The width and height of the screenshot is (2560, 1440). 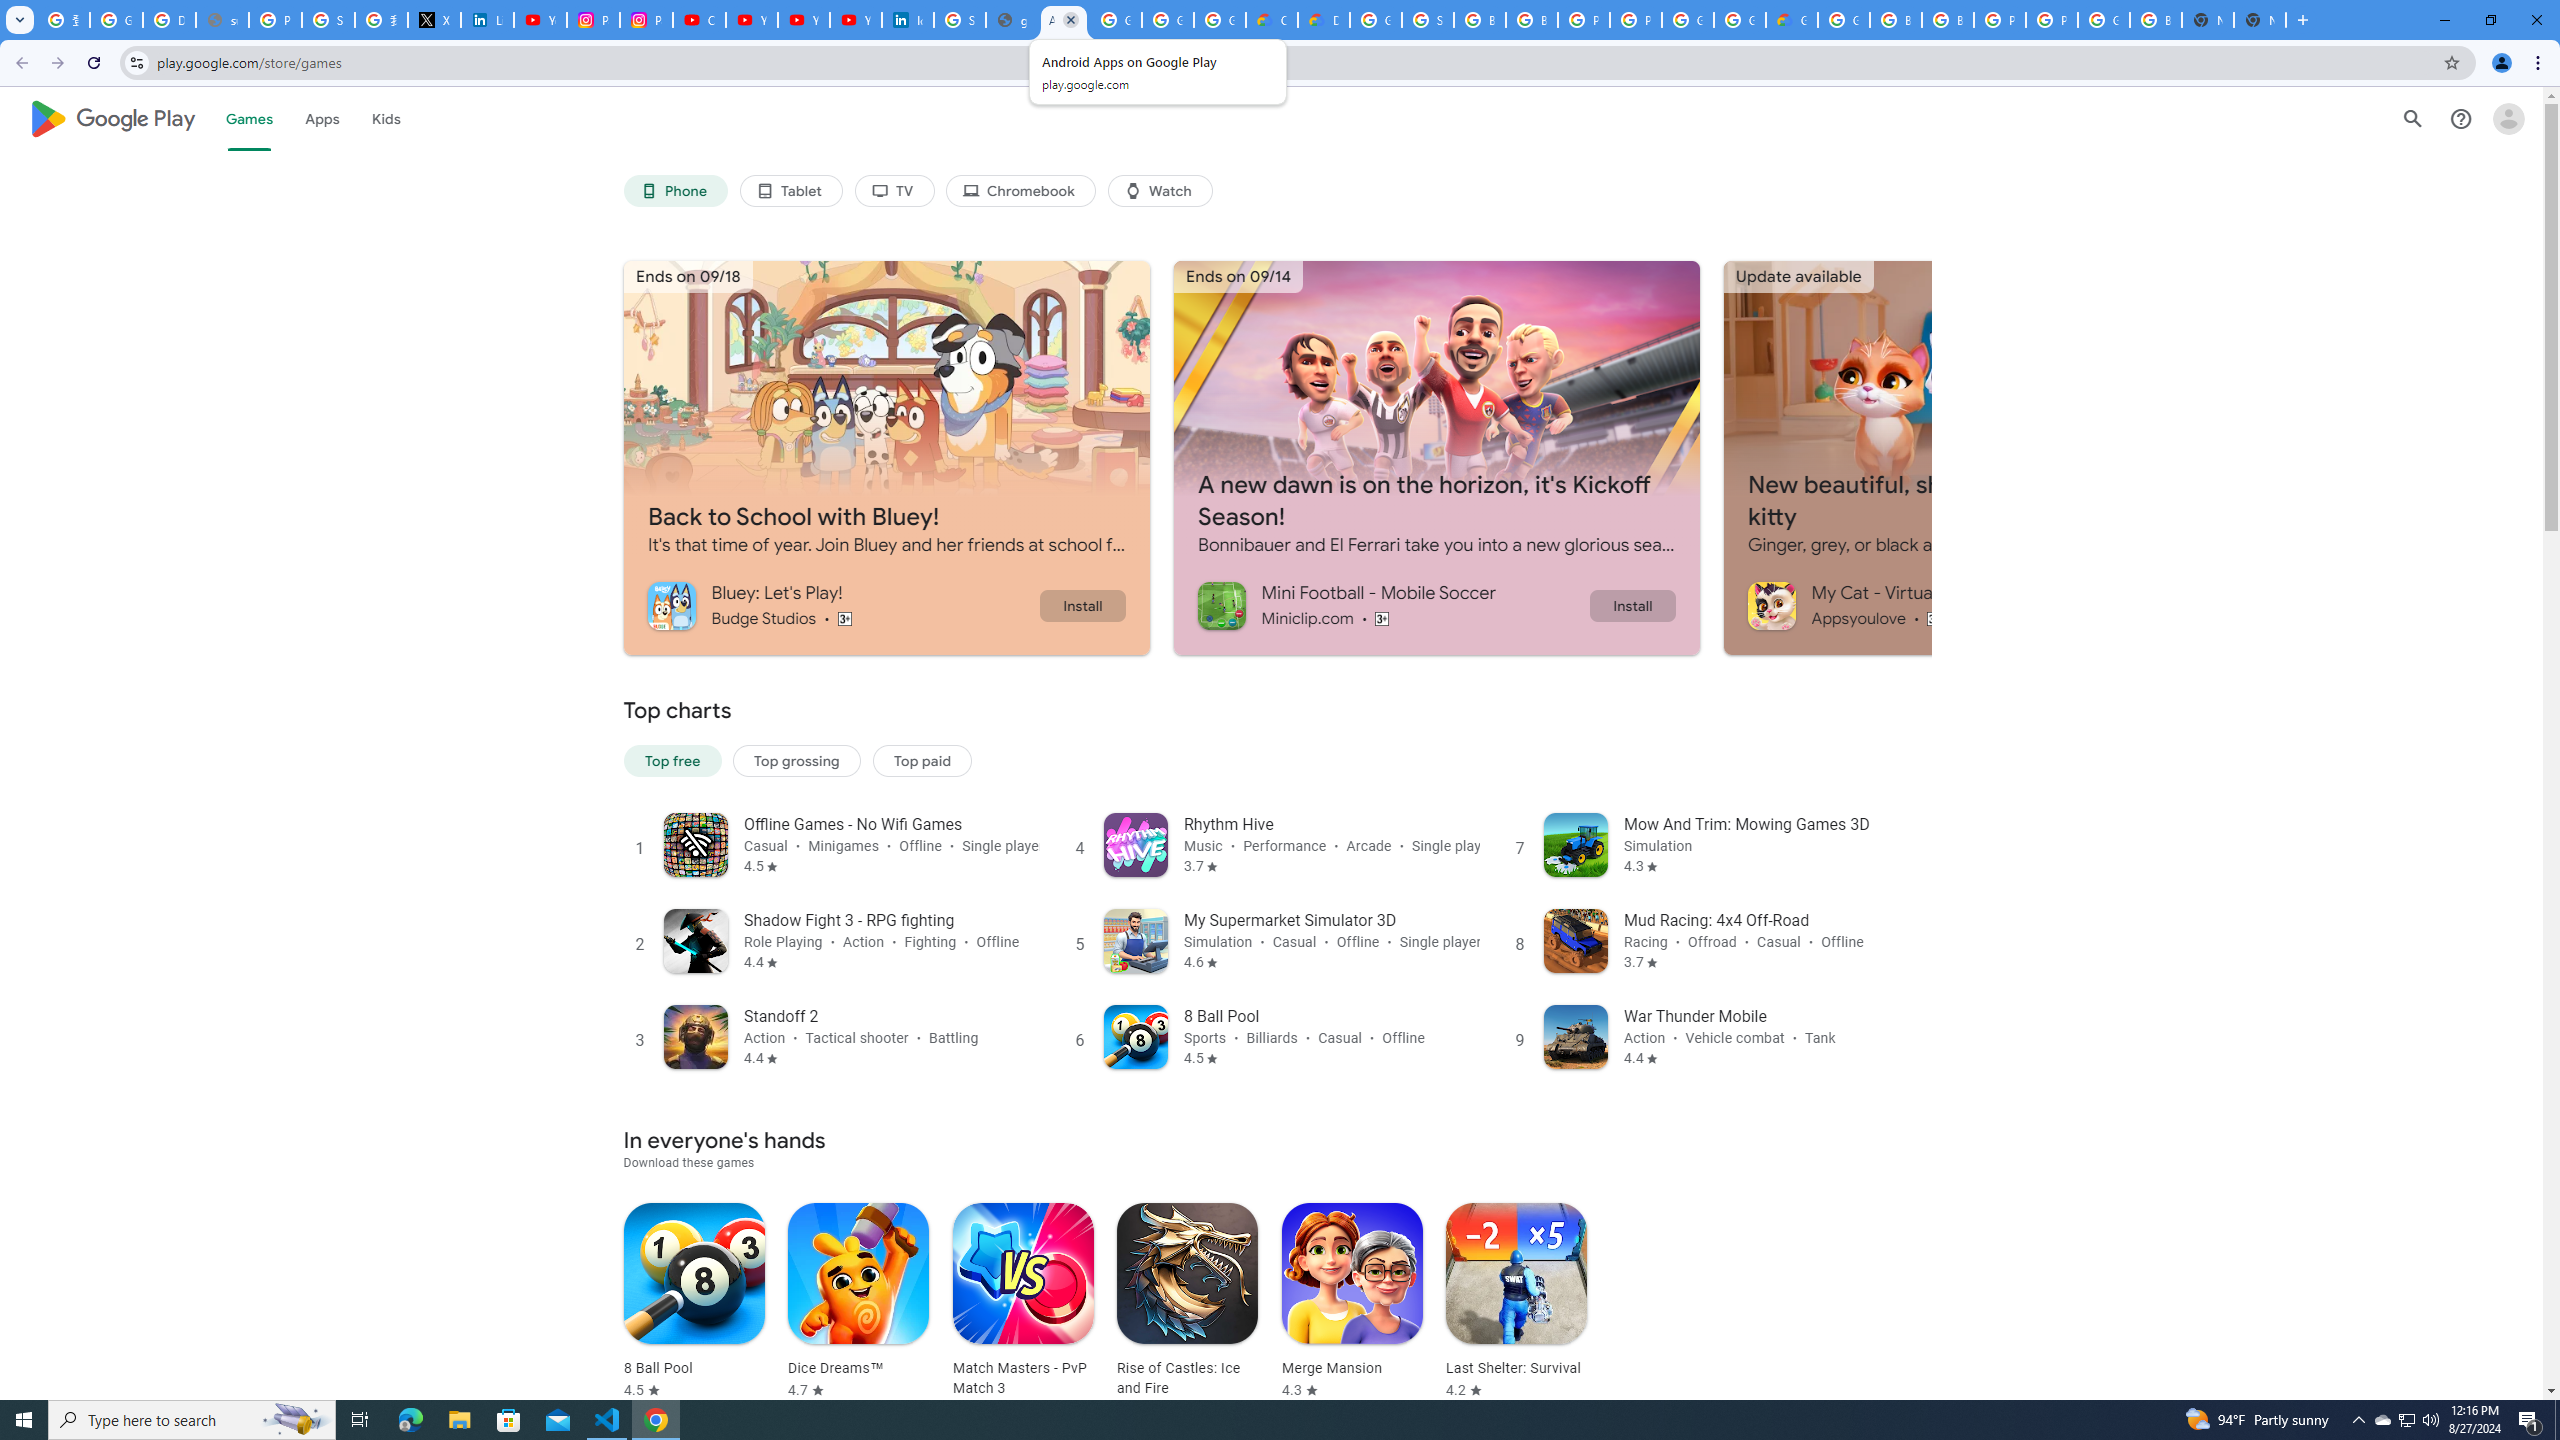 I want to click on 'google_privacy_policy_en.pdf', so click(x=1011, y=19).